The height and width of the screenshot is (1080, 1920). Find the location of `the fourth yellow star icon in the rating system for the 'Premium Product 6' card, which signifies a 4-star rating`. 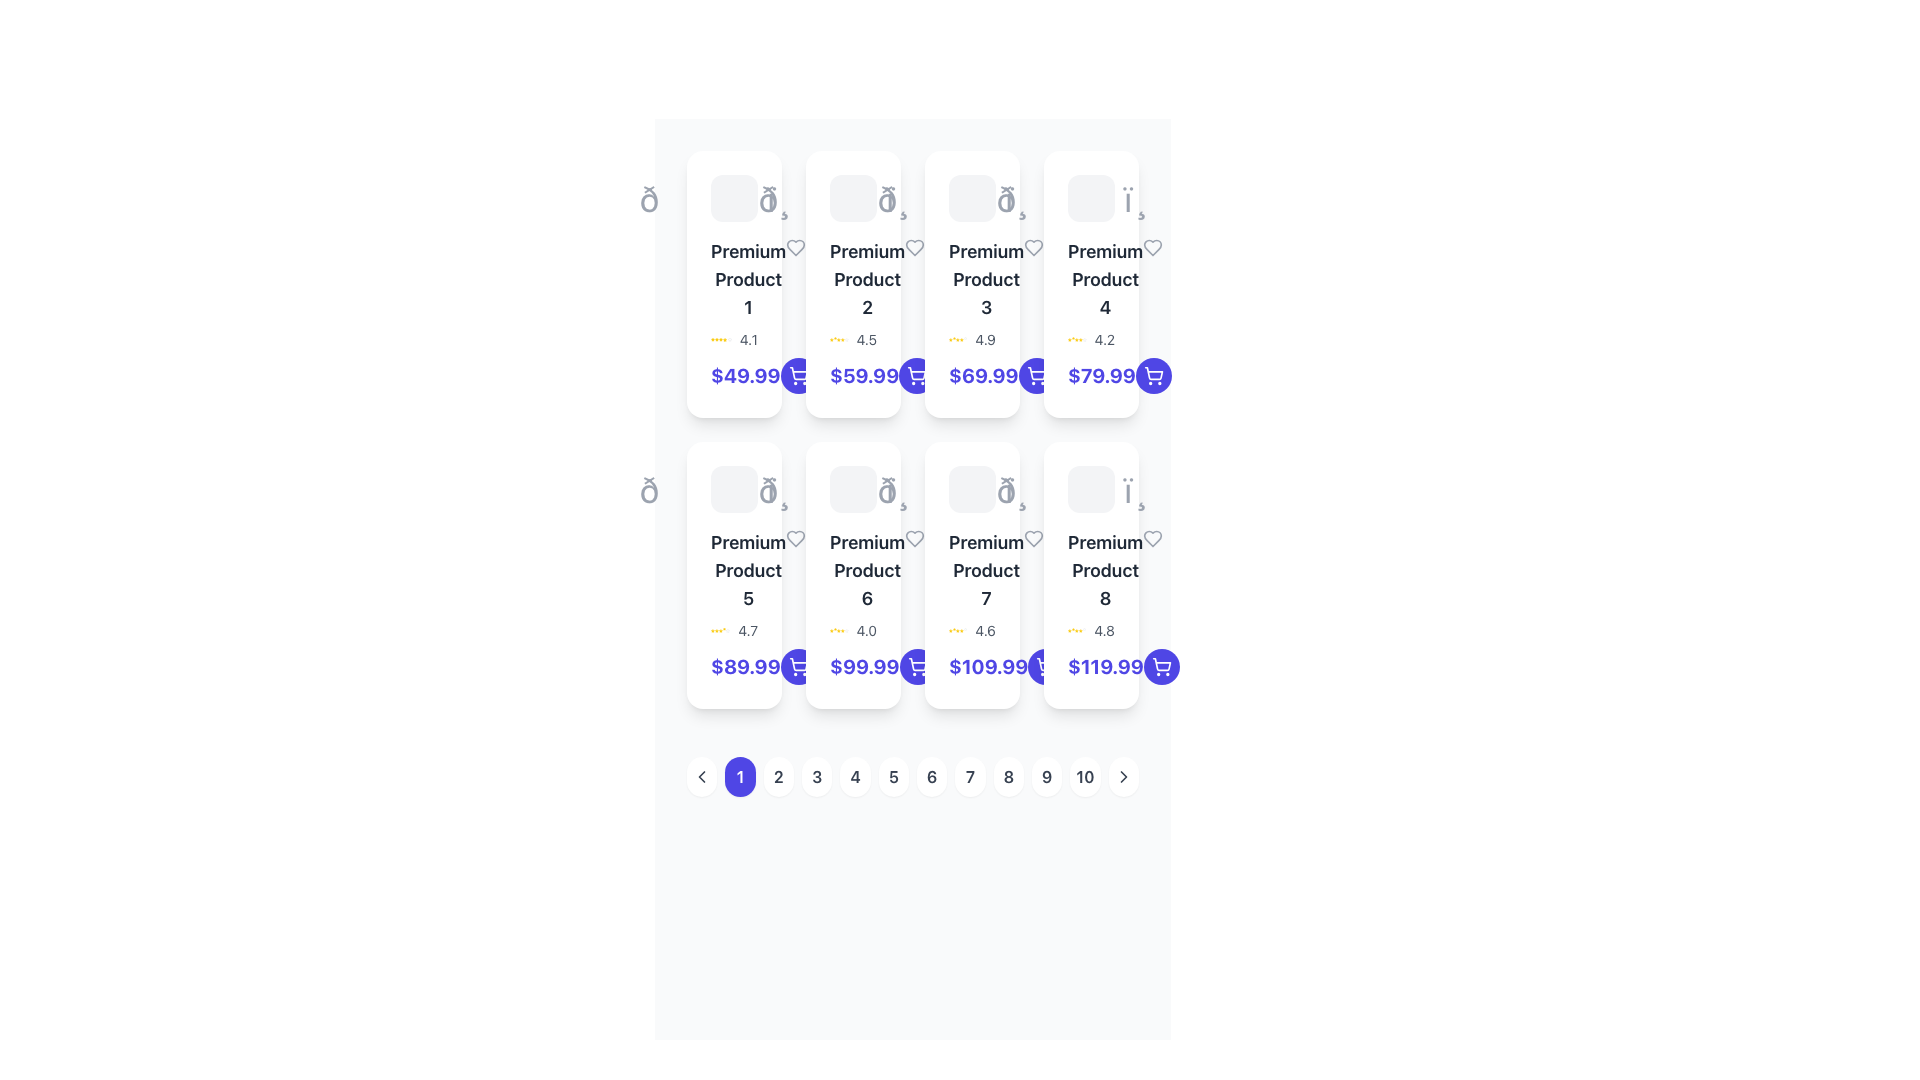

the fourth yellow star icon in the rating system for the 'Premium Product 6' card, which signifies a 4-star rating is located at coordinates (842, 631).